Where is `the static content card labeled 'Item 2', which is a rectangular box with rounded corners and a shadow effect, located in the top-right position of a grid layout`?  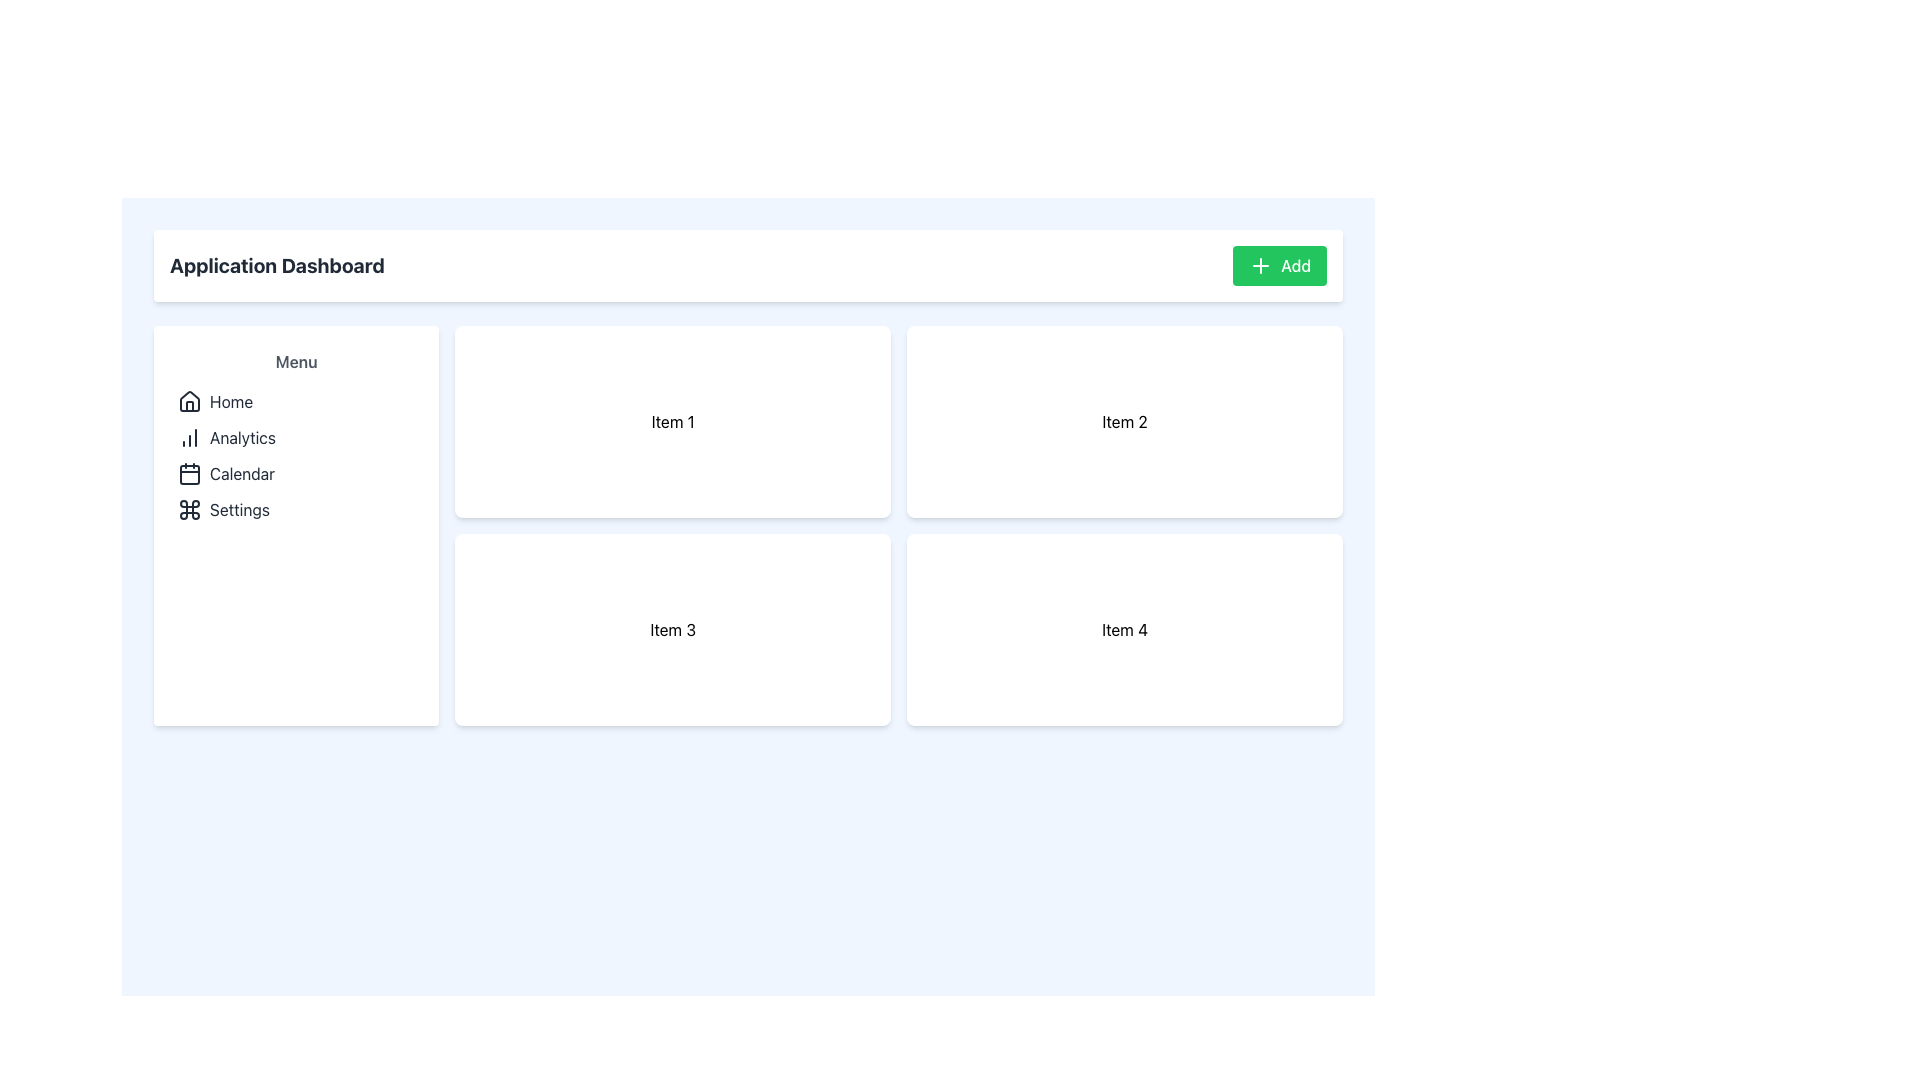
the static content card labeled 'Item 2', which is a rectangular box with rounded corners and a shadow effect, located in the top-right position of a grid layout is located at coordinates (1125, 420).